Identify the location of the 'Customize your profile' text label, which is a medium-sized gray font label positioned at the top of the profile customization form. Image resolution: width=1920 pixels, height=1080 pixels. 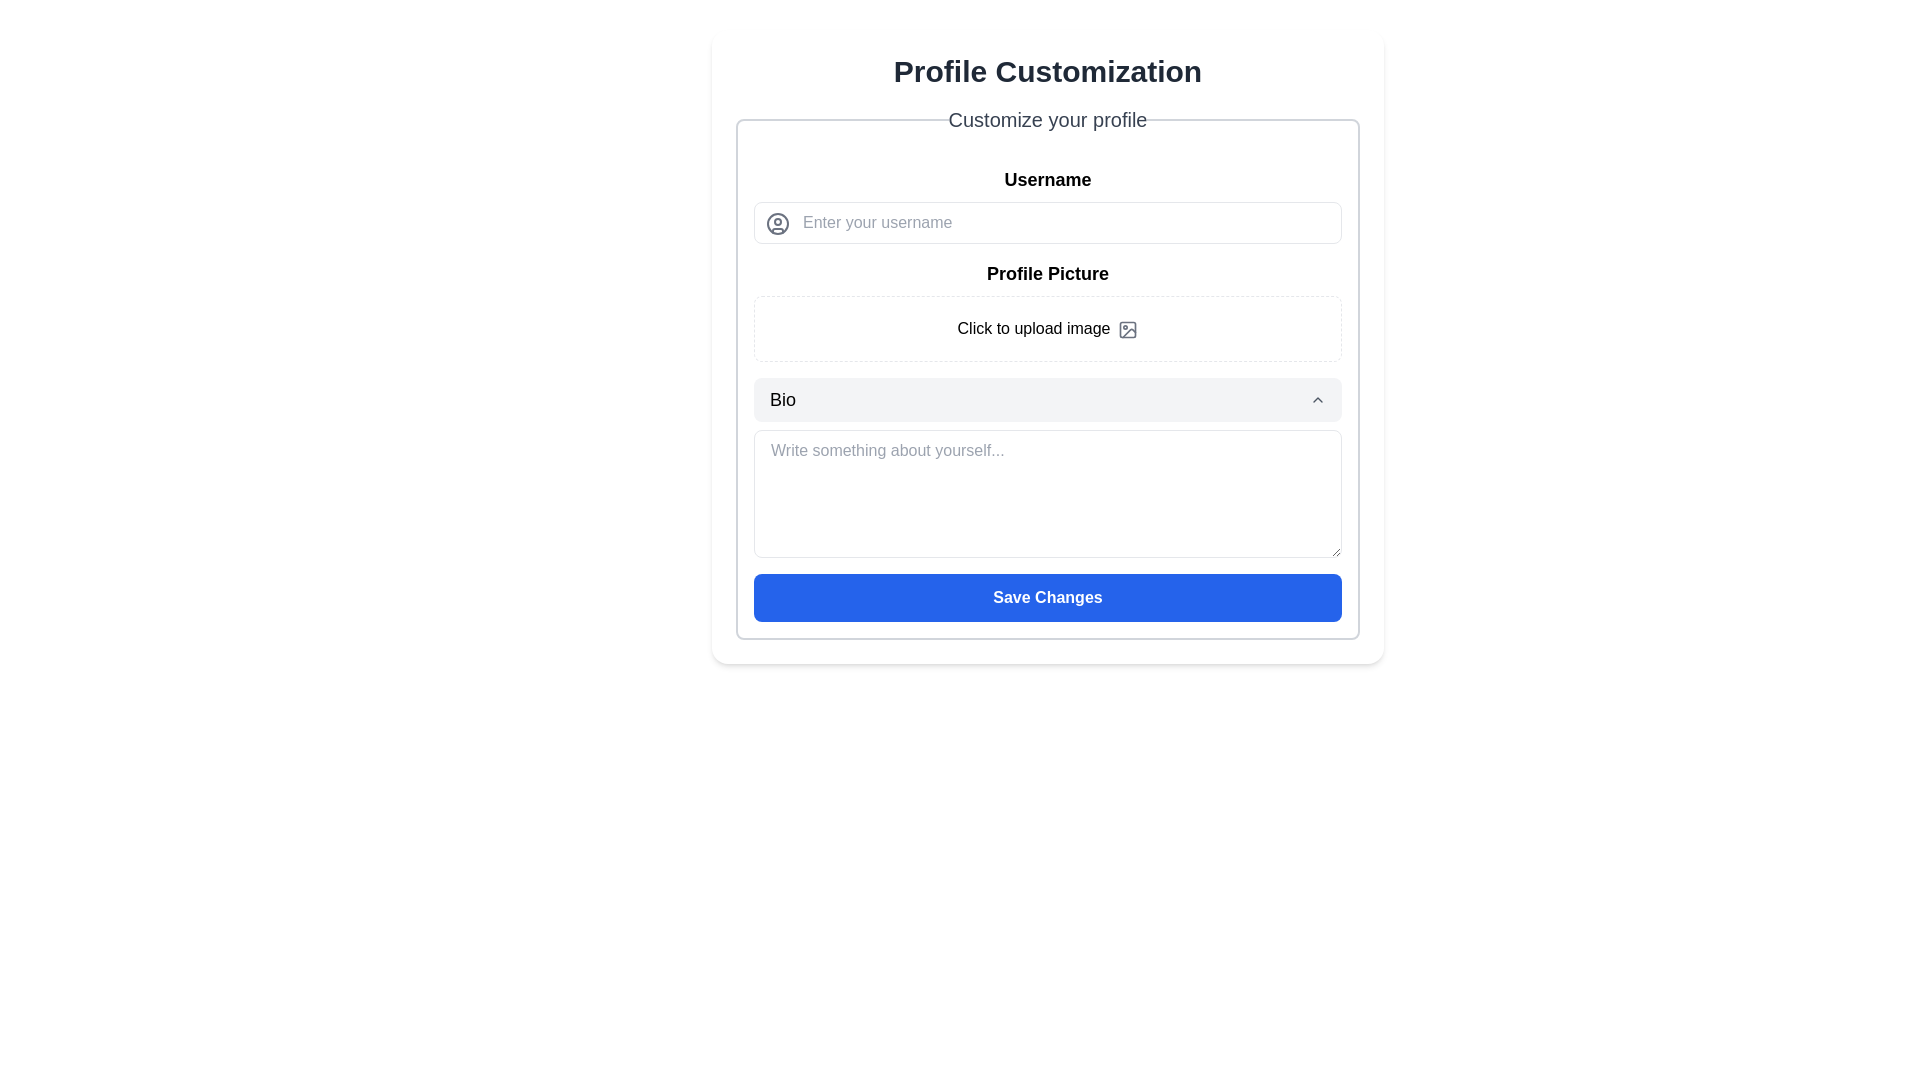
(1046, 119).